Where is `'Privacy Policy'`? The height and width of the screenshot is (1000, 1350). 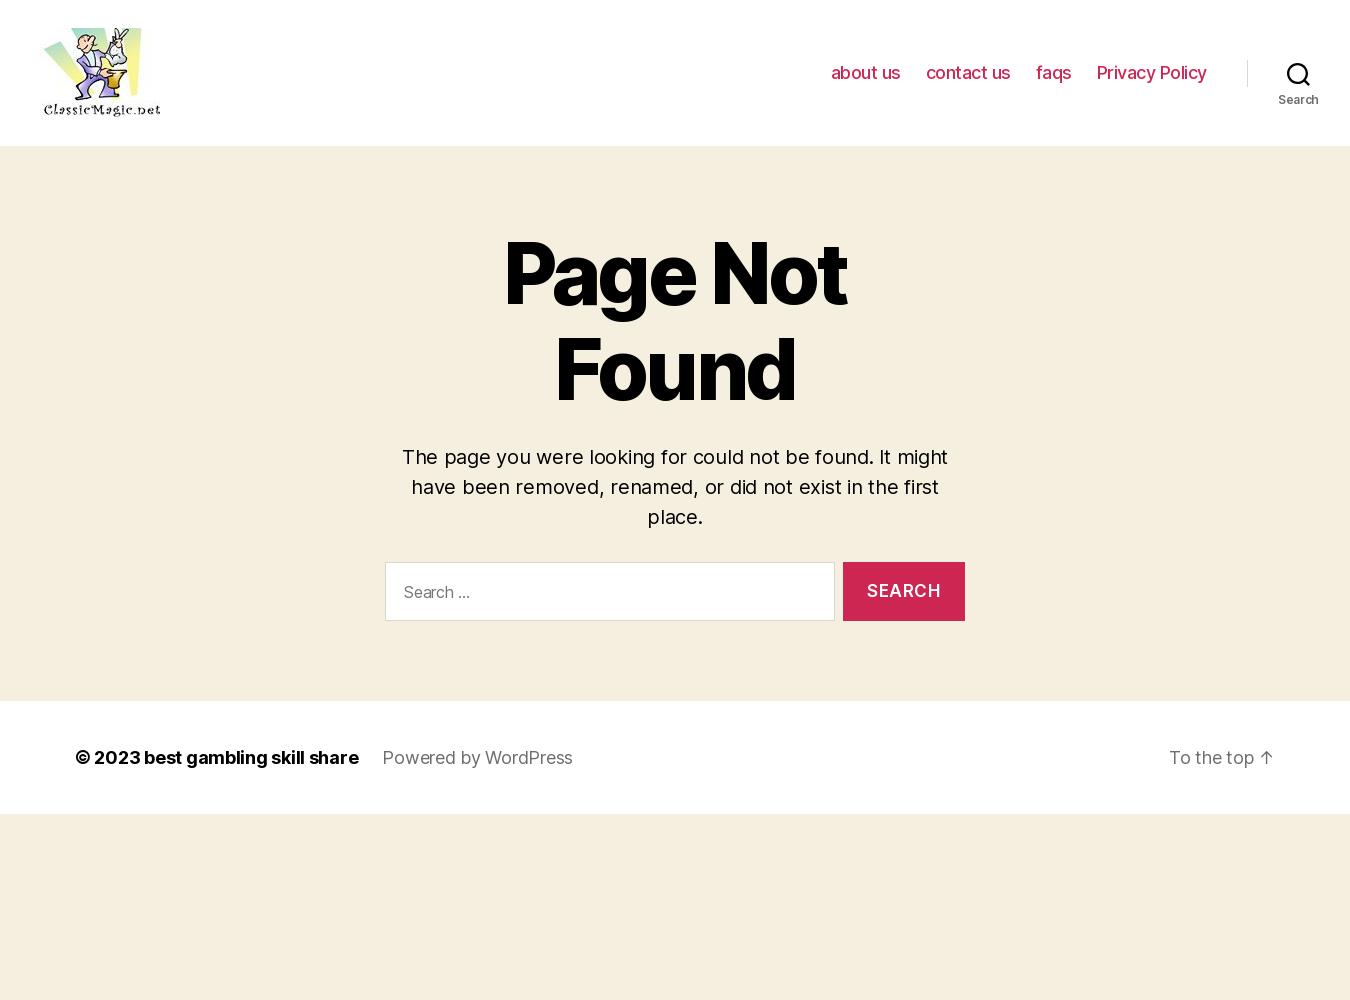 'Privacy Policy' is located at coordinates (1150, 71).